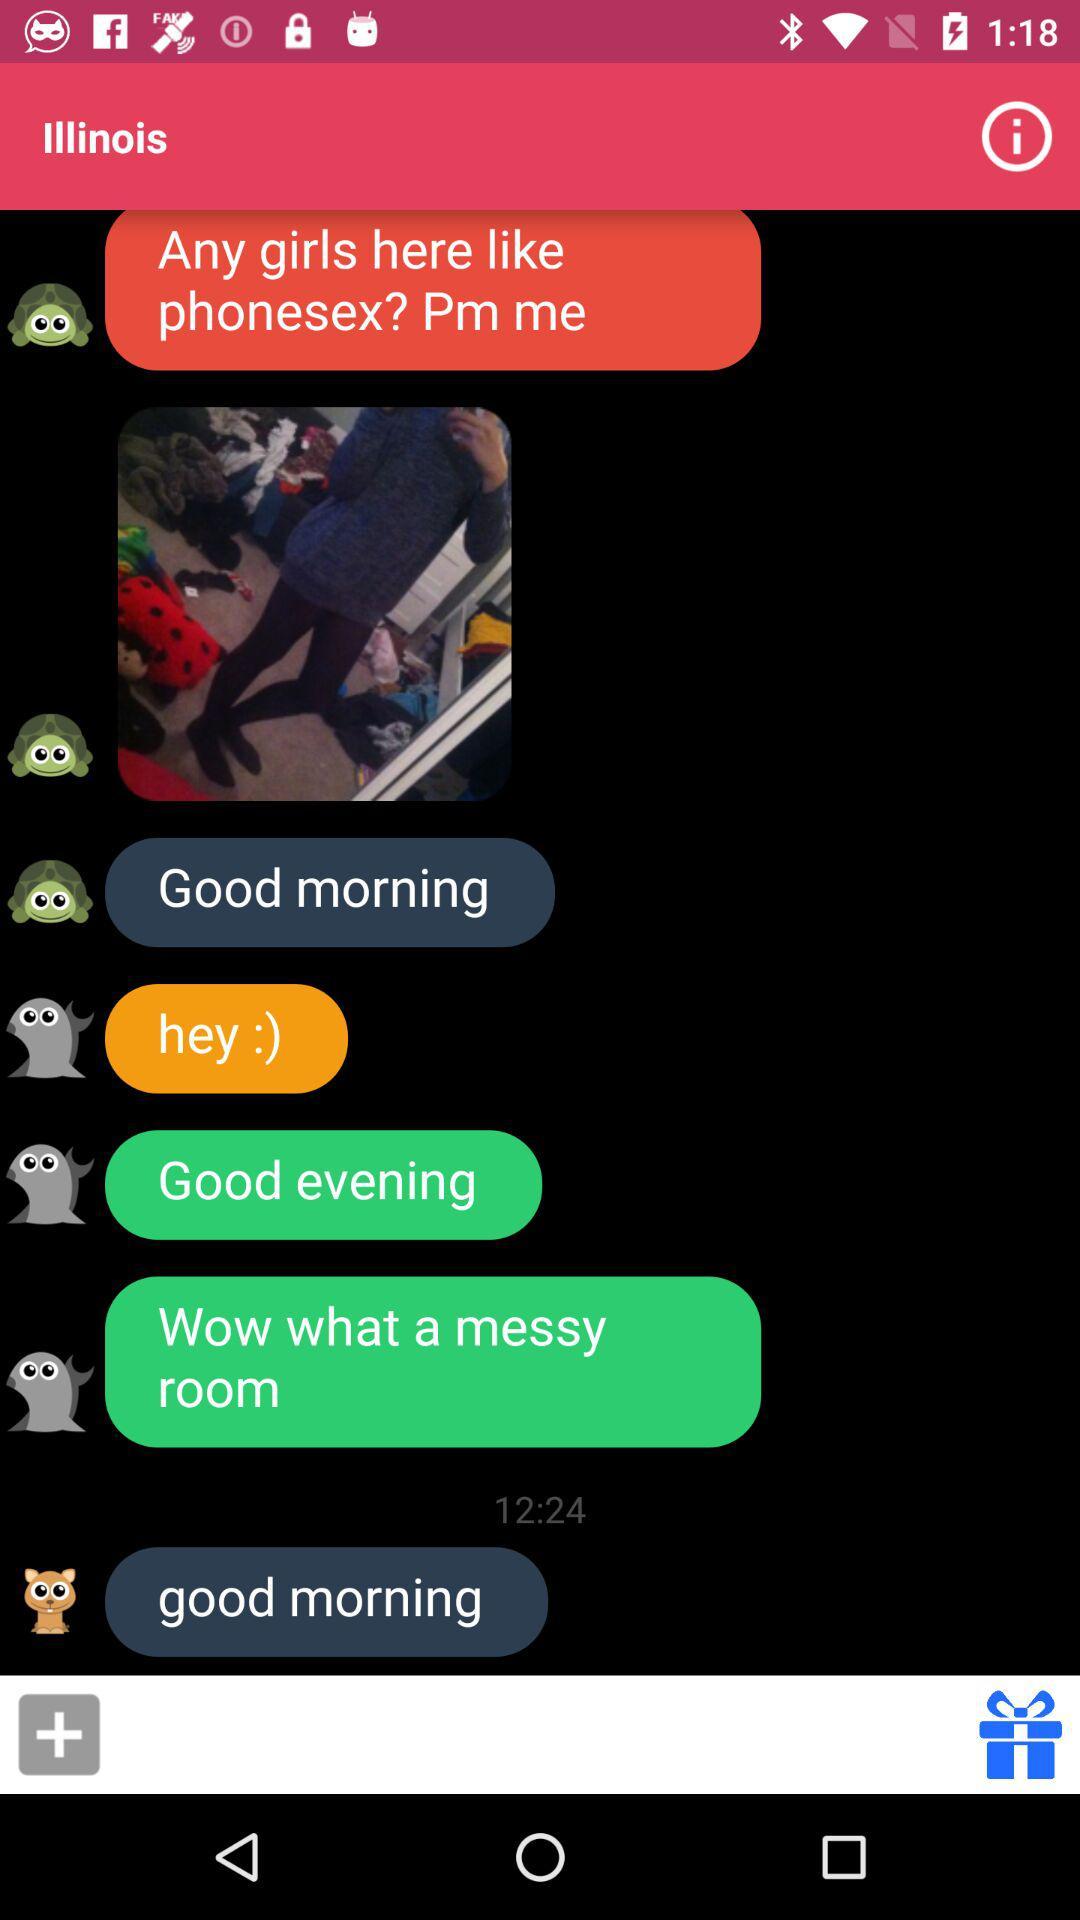 The image size is (1080, 1920). Describe the element at coordinates (546, 1733) in the screenshot. I see `message` at that location.